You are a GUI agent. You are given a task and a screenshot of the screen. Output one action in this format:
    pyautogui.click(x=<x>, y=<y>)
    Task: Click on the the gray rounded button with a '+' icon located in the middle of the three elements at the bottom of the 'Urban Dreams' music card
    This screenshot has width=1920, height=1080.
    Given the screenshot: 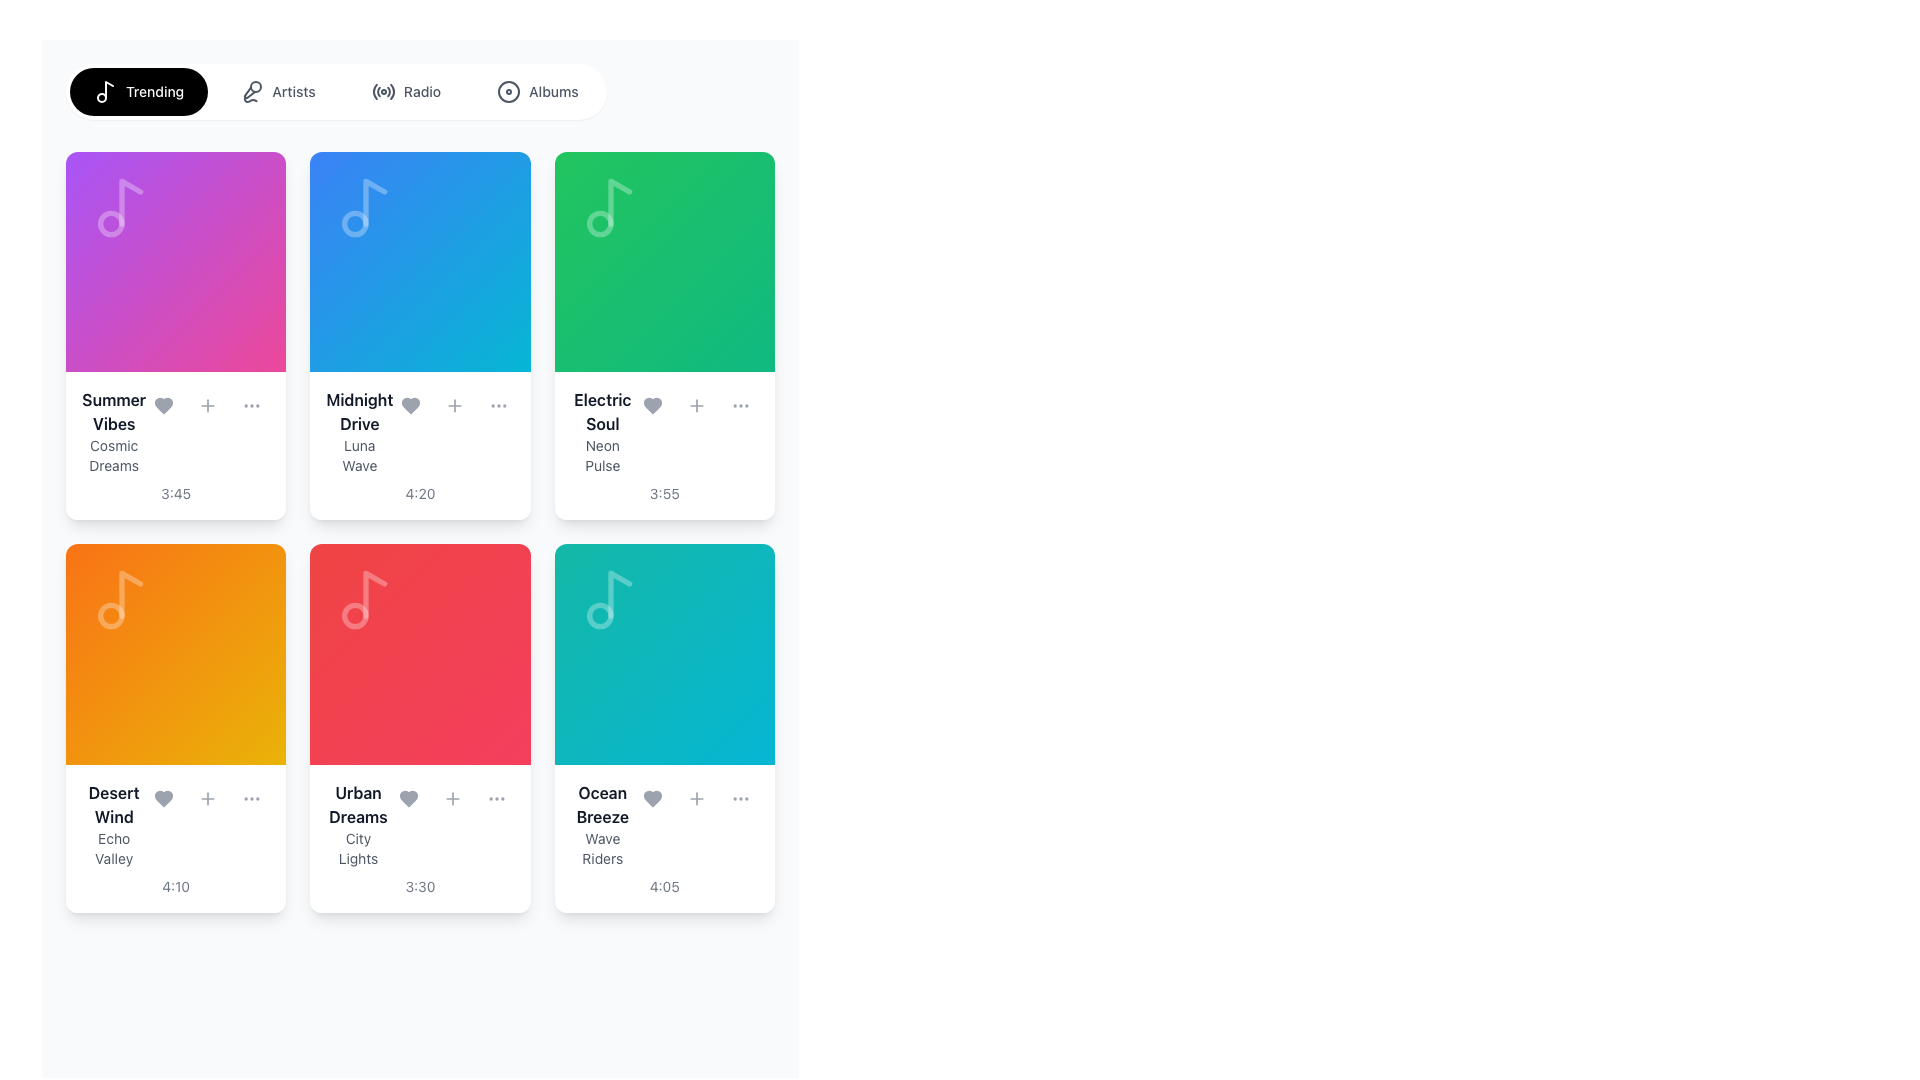 What is the action you would take?
    pyautogui.click(x=451, y=797)
    